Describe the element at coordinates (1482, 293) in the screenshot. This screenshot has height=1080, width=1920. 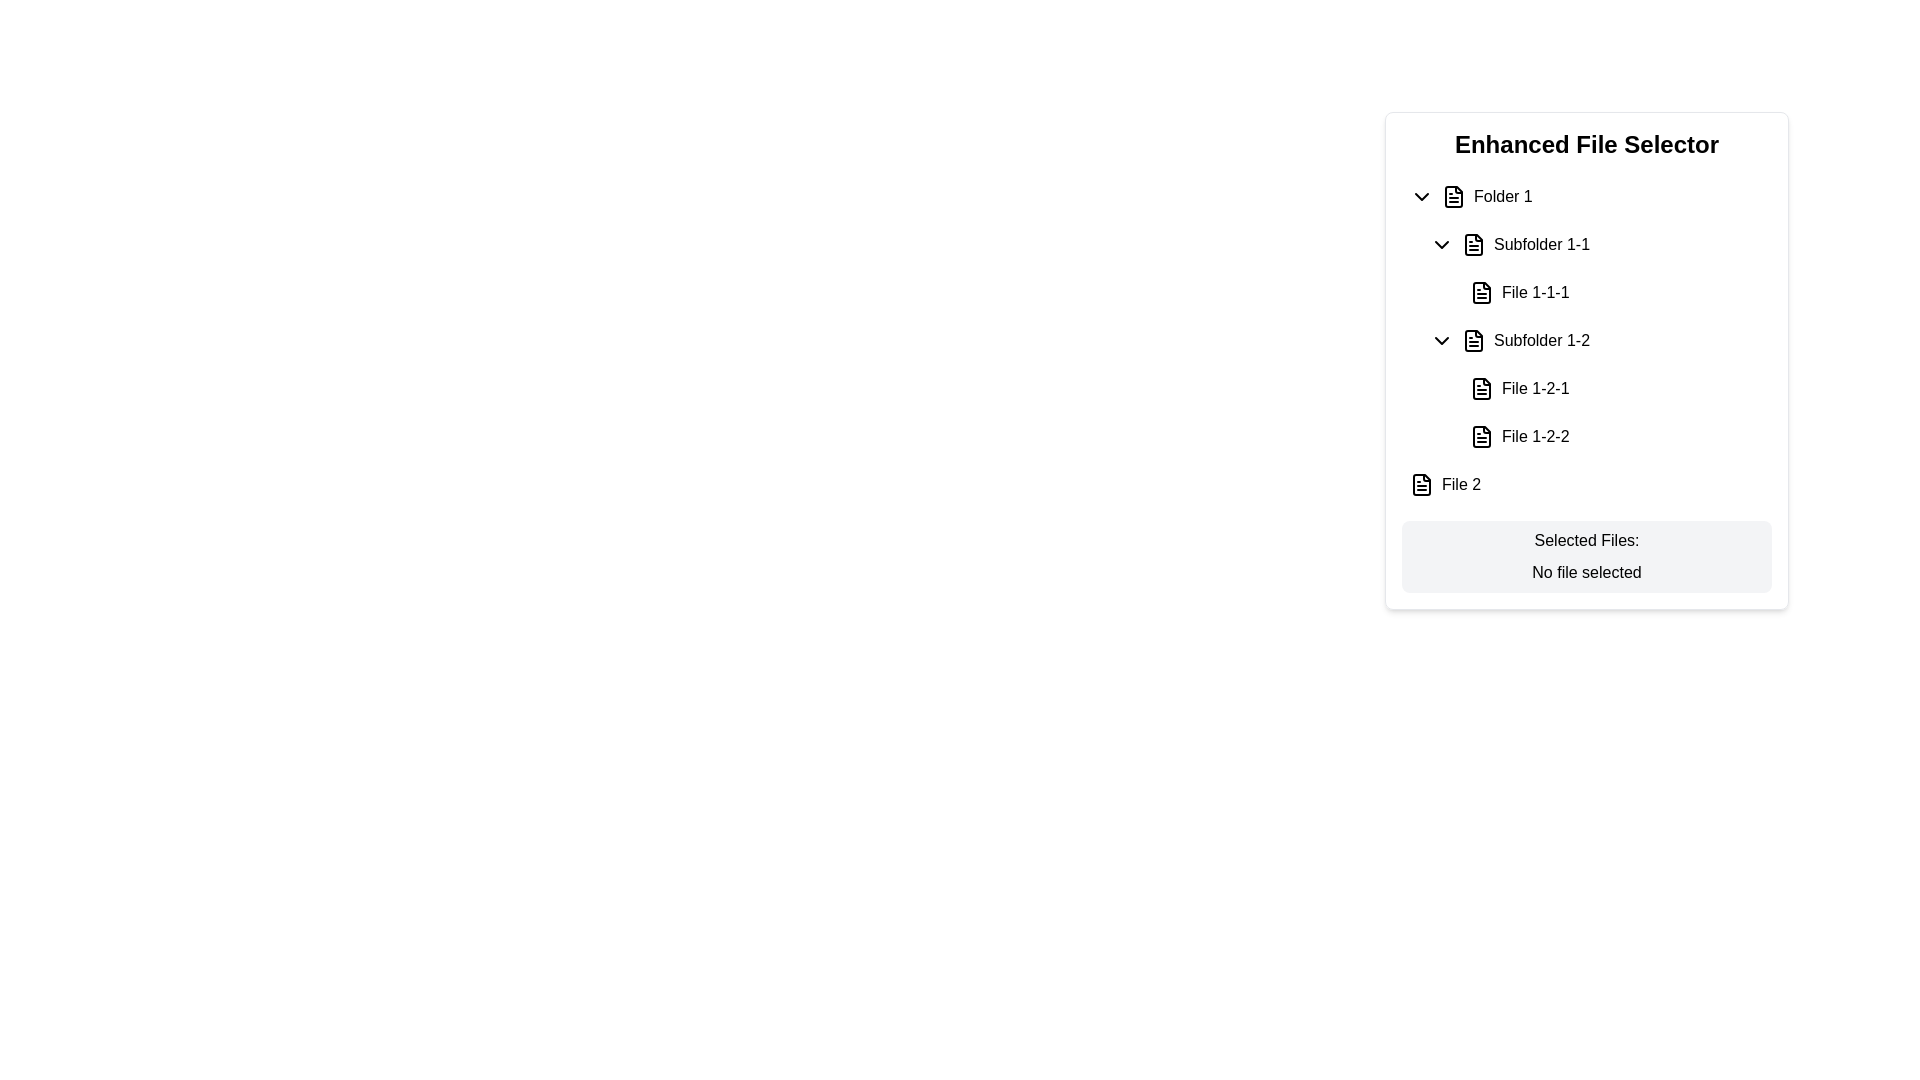
I see `the icon representing the File 1-1-1 entry in the file selection interface, which is located to the left of the text 'File 1-1-1' under 'Subfolder 1-1' within the 'Folder 1' directory` at that location.